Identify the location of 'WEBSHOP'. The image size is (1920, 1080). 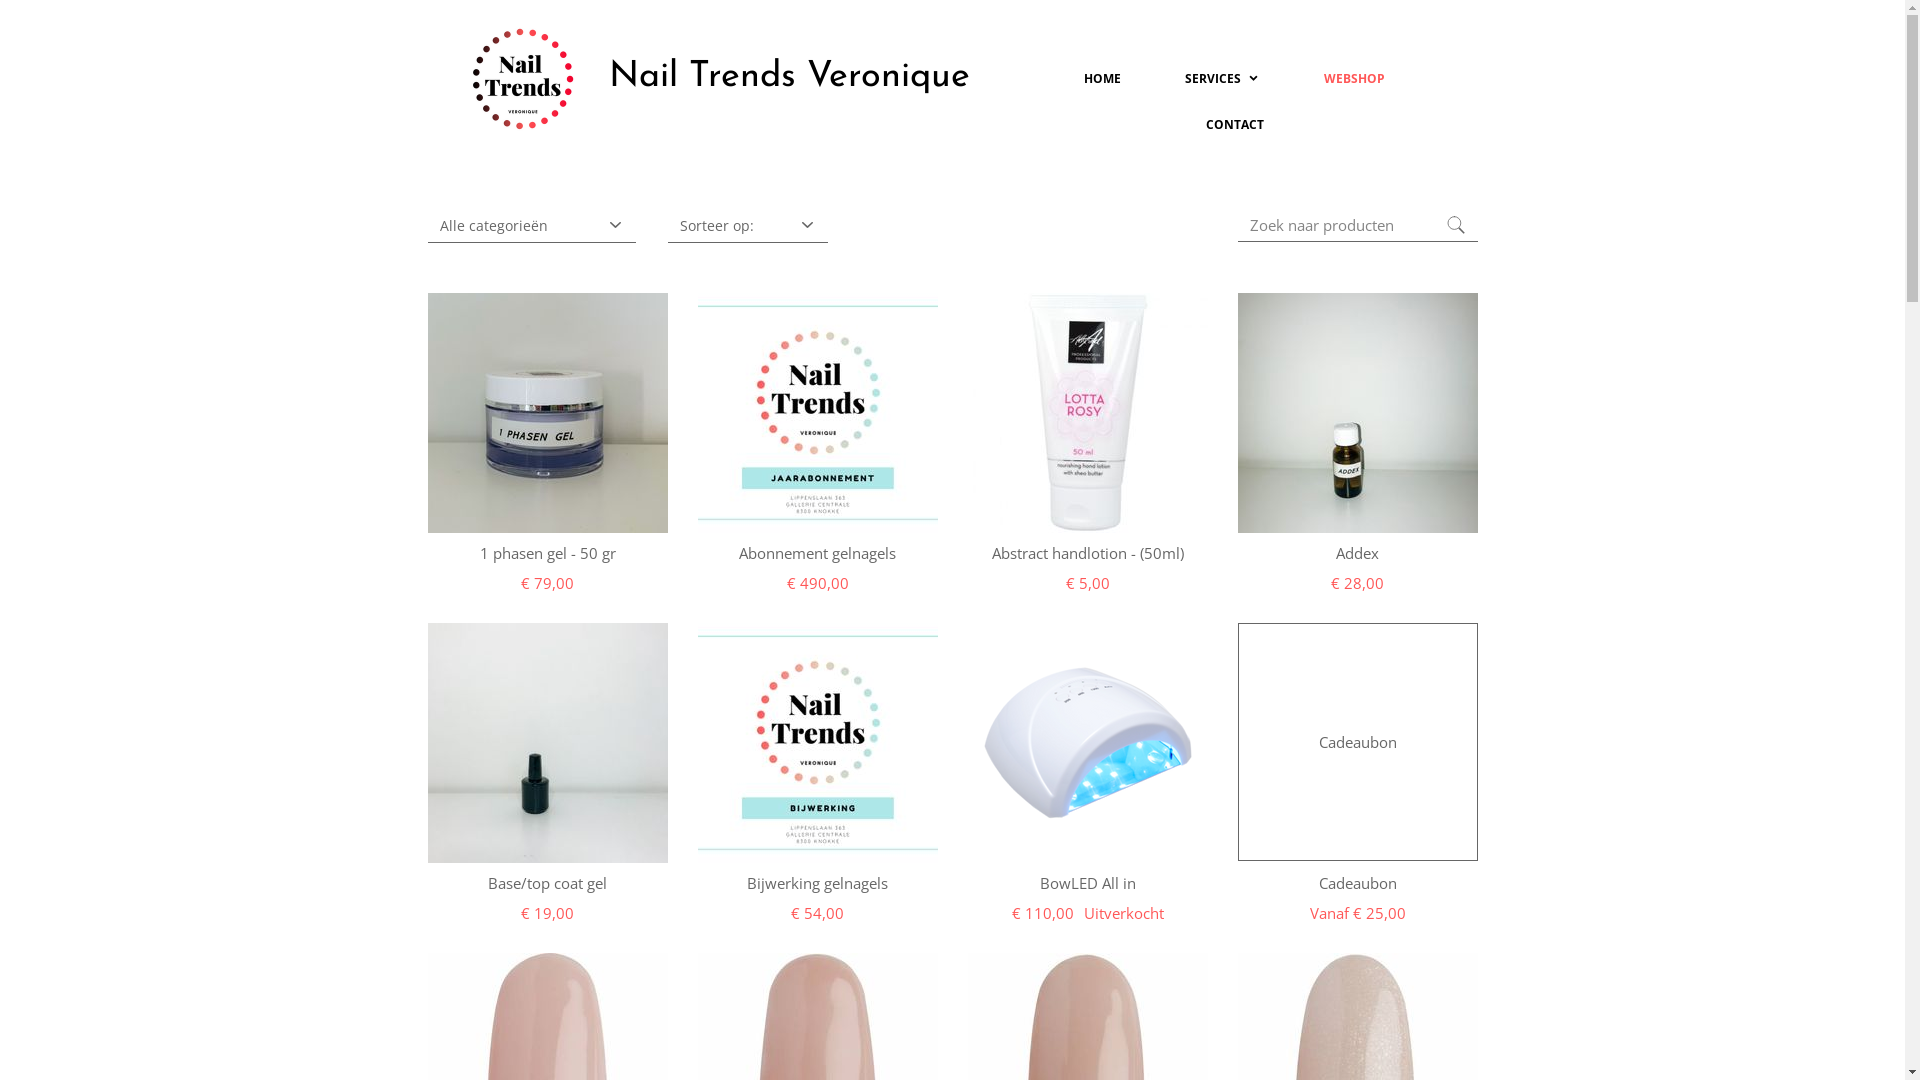
(1354, 77).